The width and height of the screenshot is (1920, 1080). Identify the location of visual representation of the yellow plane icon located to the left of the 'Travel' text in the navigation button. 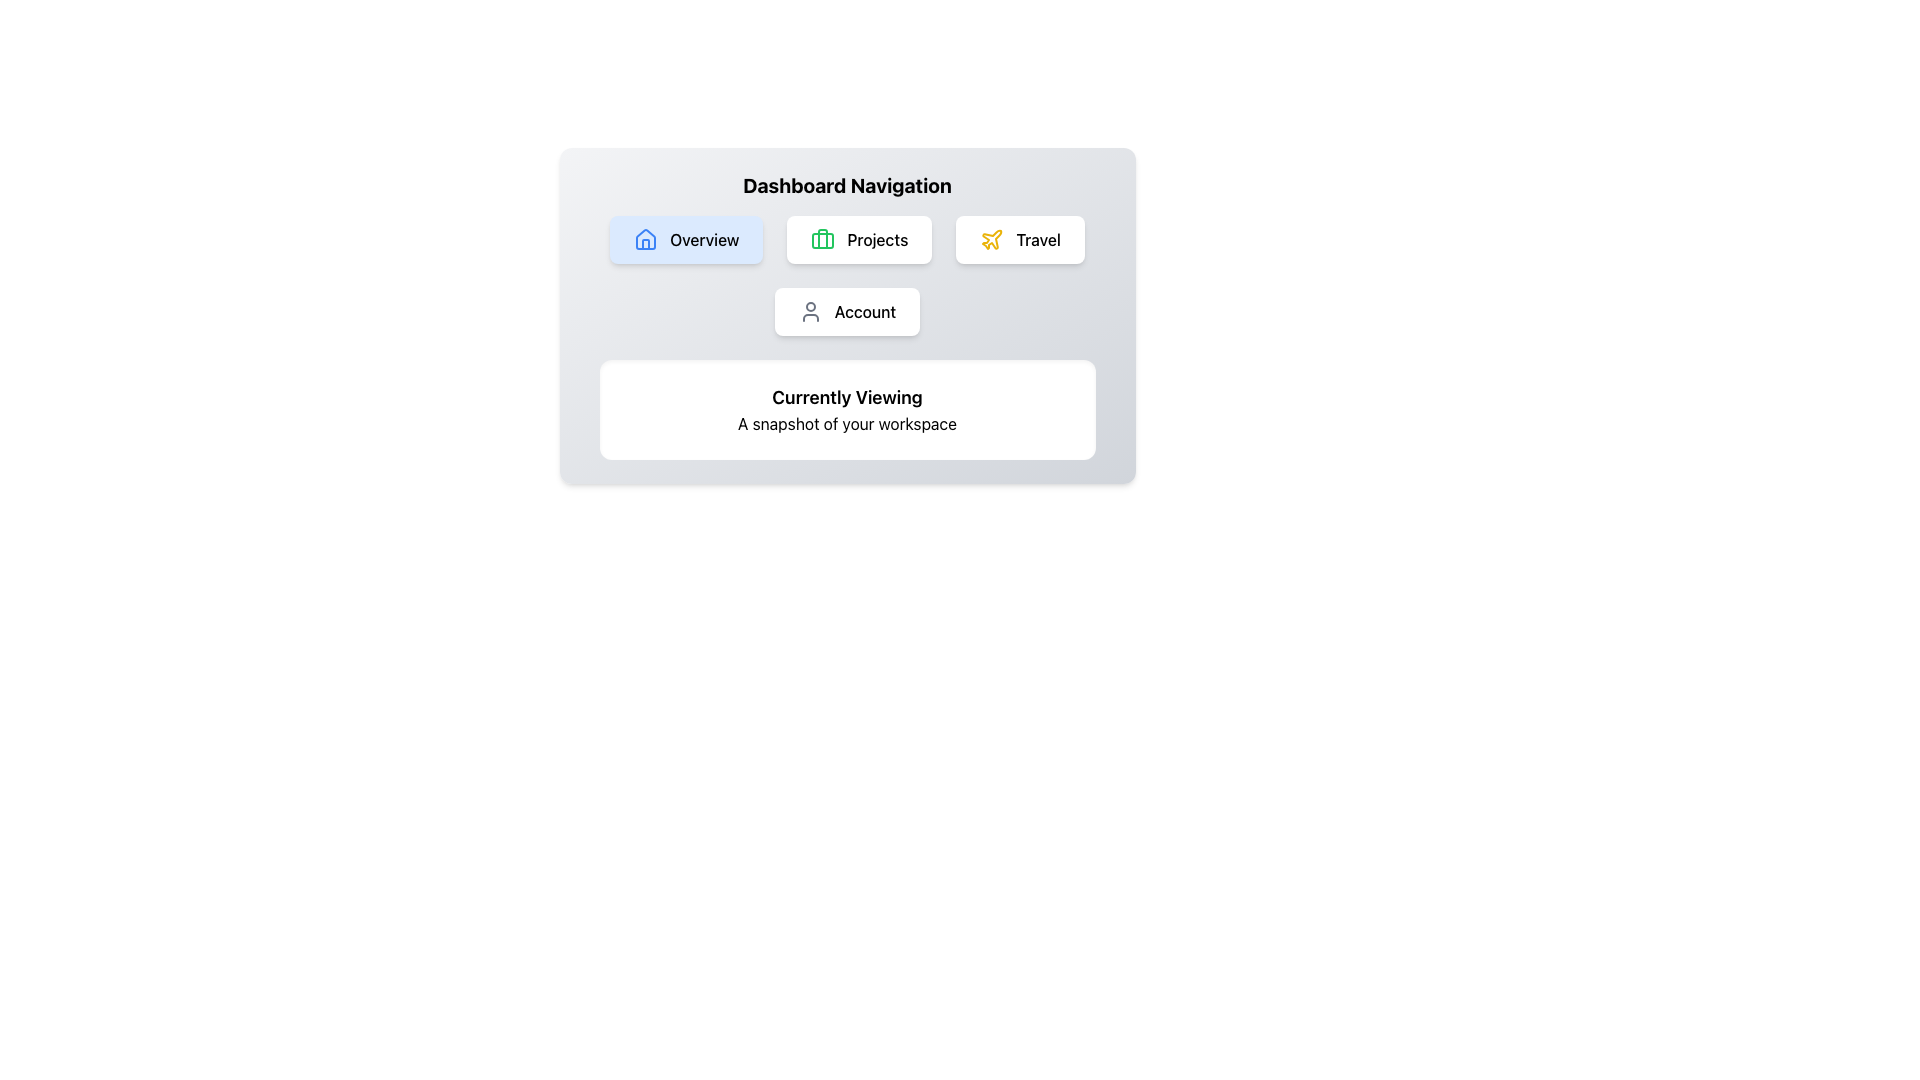
(992, 238).